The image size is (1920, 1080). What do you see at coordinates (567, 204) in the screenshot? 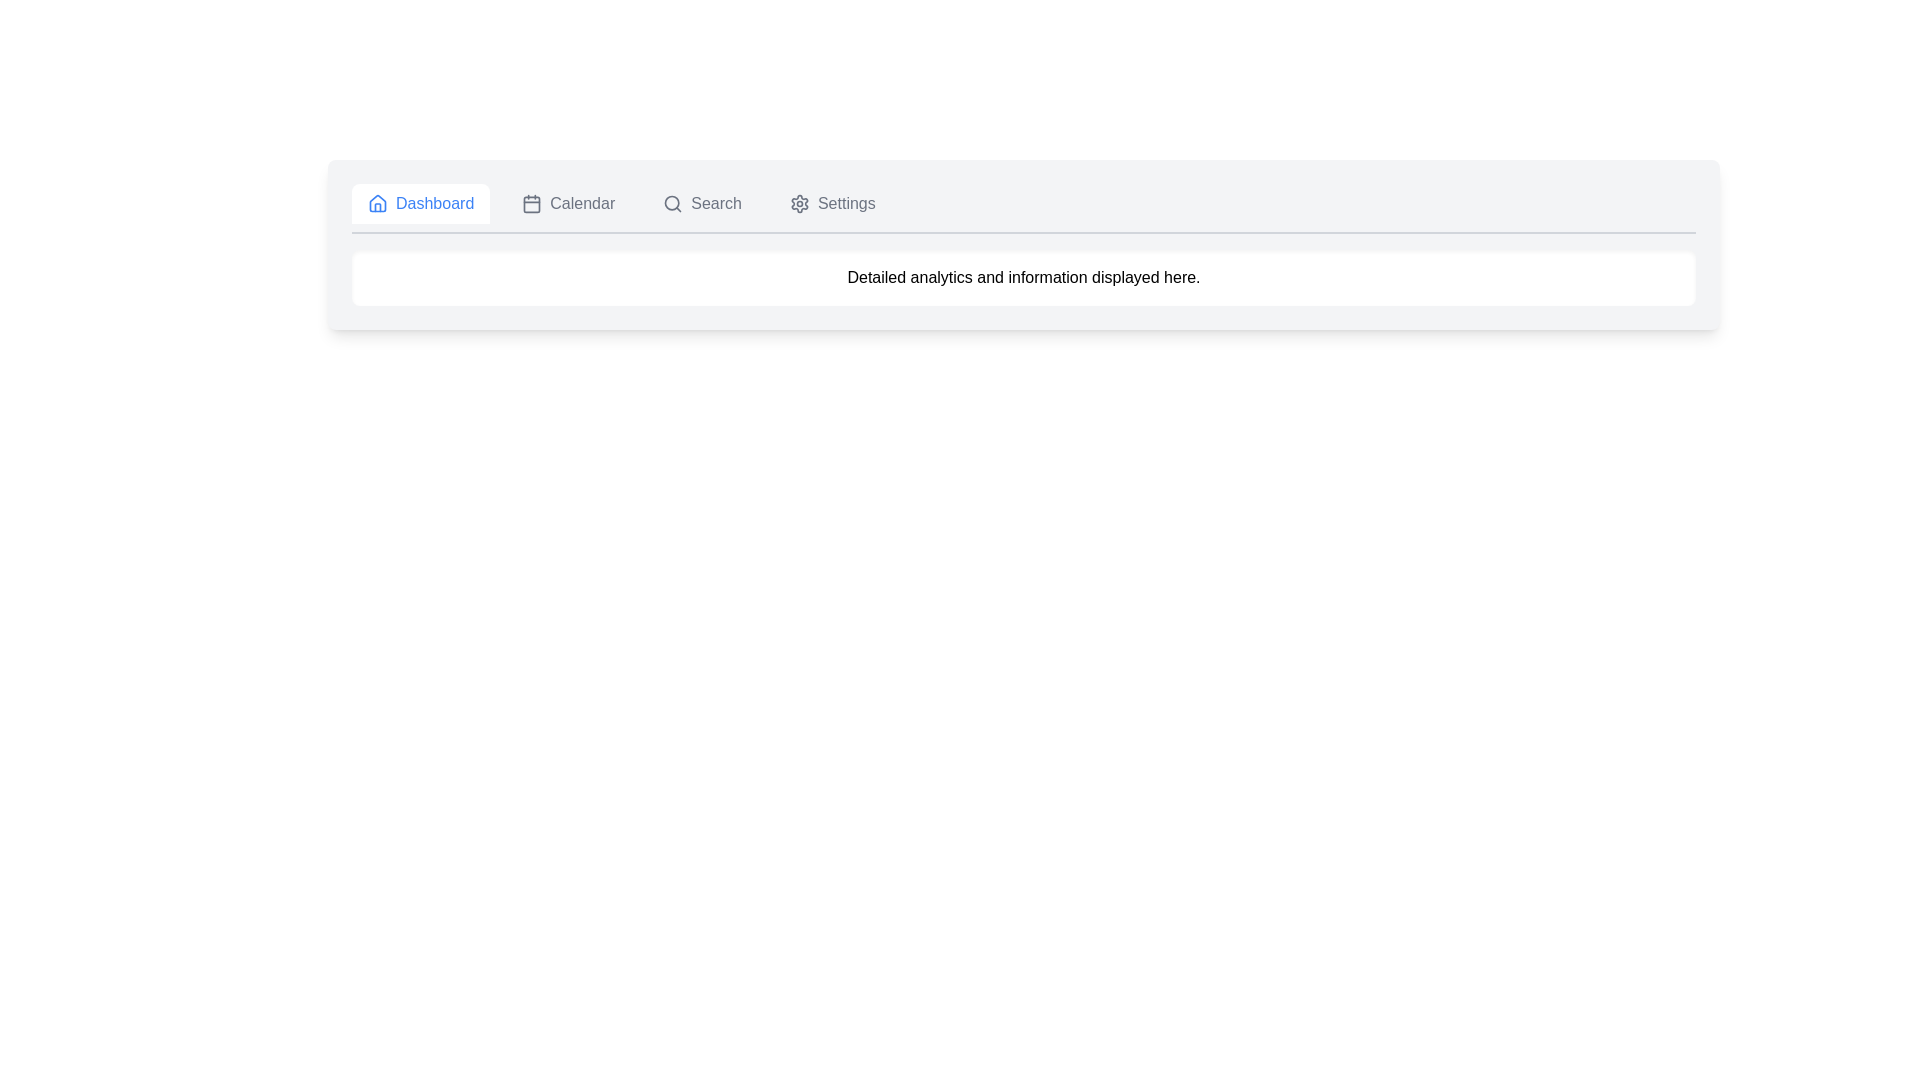
I see `the second button in the horizontal toolbar that has an icon and text, located between 'Dashboard' and 'Search'` at bounding box center [567, 204].